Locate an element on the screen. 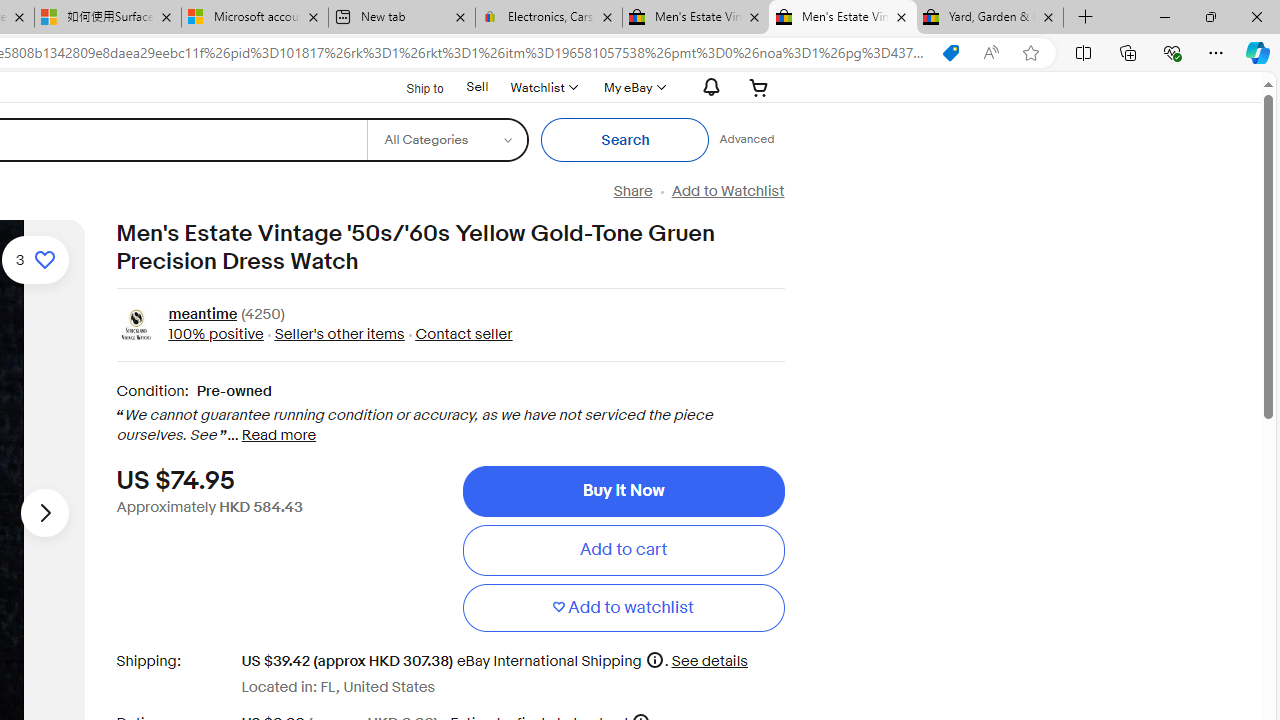  'Add to watchlist' is located at coordinates (622, 606).